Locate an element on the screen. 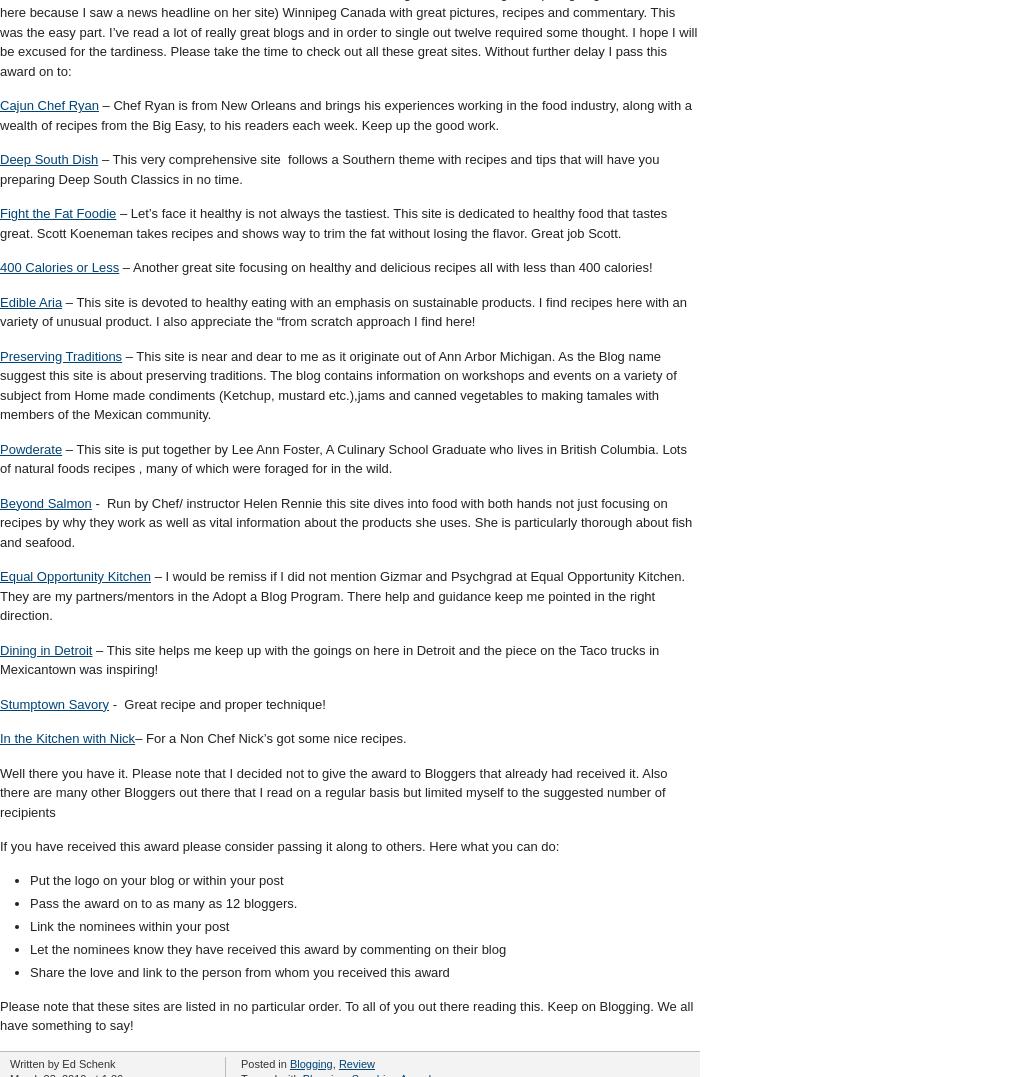 The width and height of the screenshot is (1028, 1077). 'Deep South Dish' is located at coordinates (0, 159).